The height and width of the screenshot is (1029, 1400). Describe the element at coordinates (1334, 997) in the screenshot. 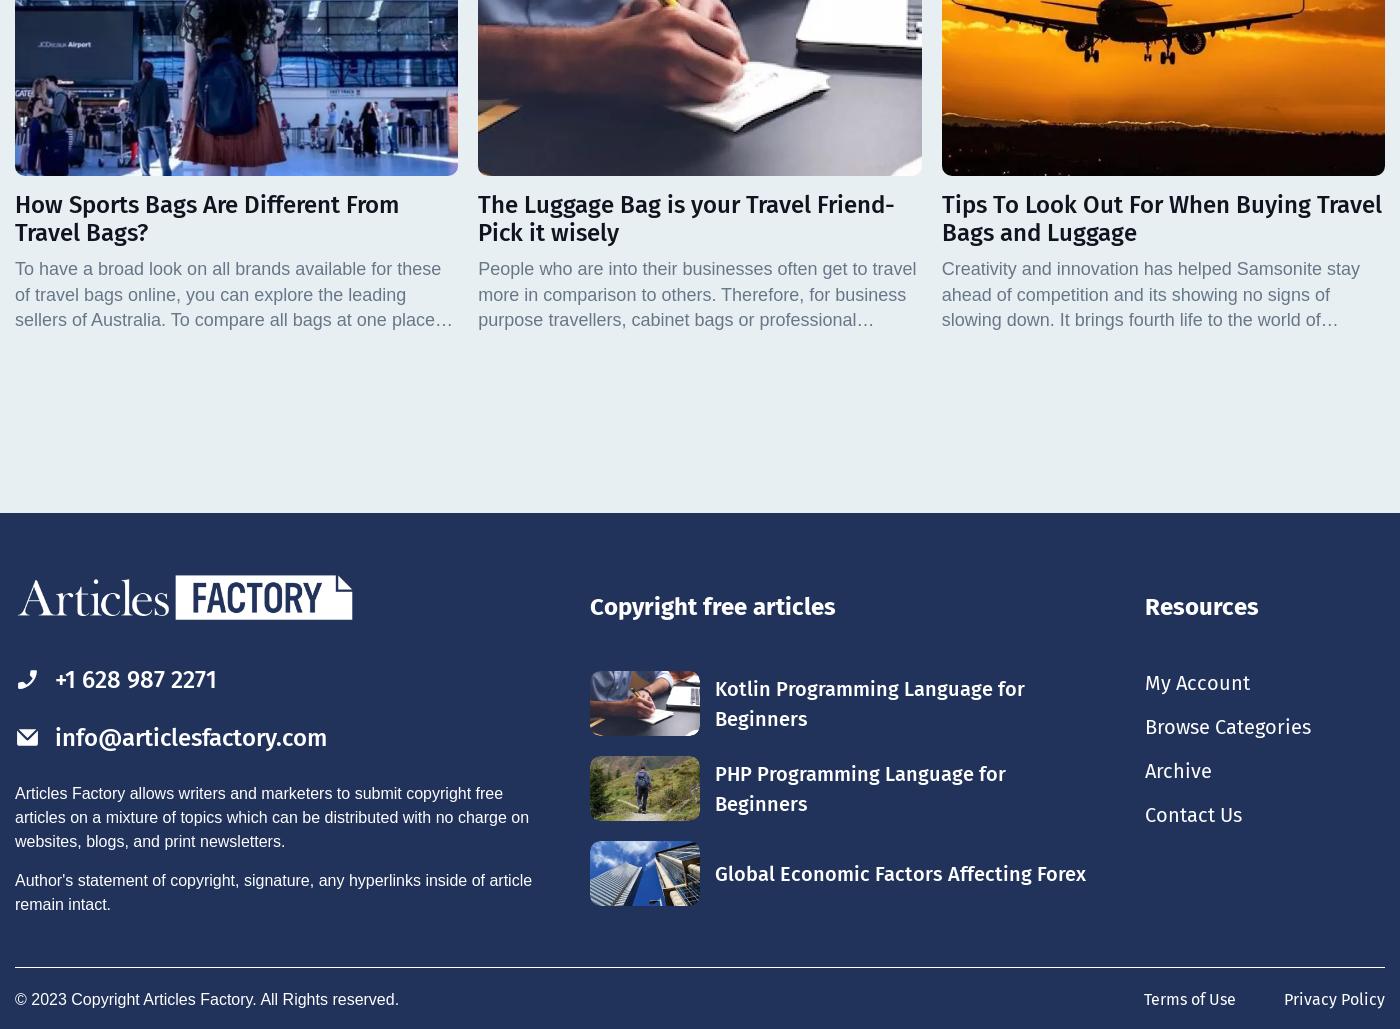

I see `'Privacy Policy'` at that location.